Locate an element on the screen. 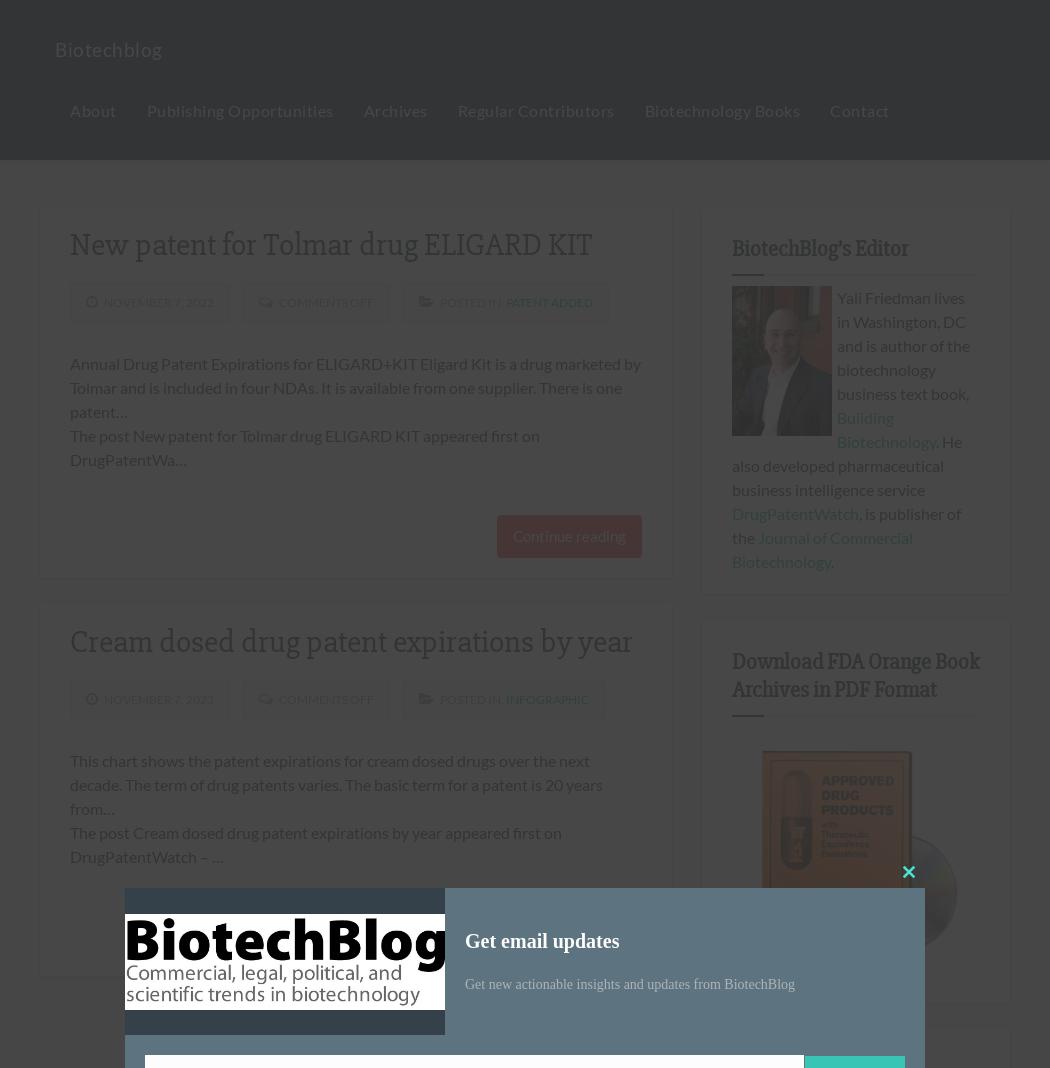  'Patent Added' is located at coordinates (549, 300).